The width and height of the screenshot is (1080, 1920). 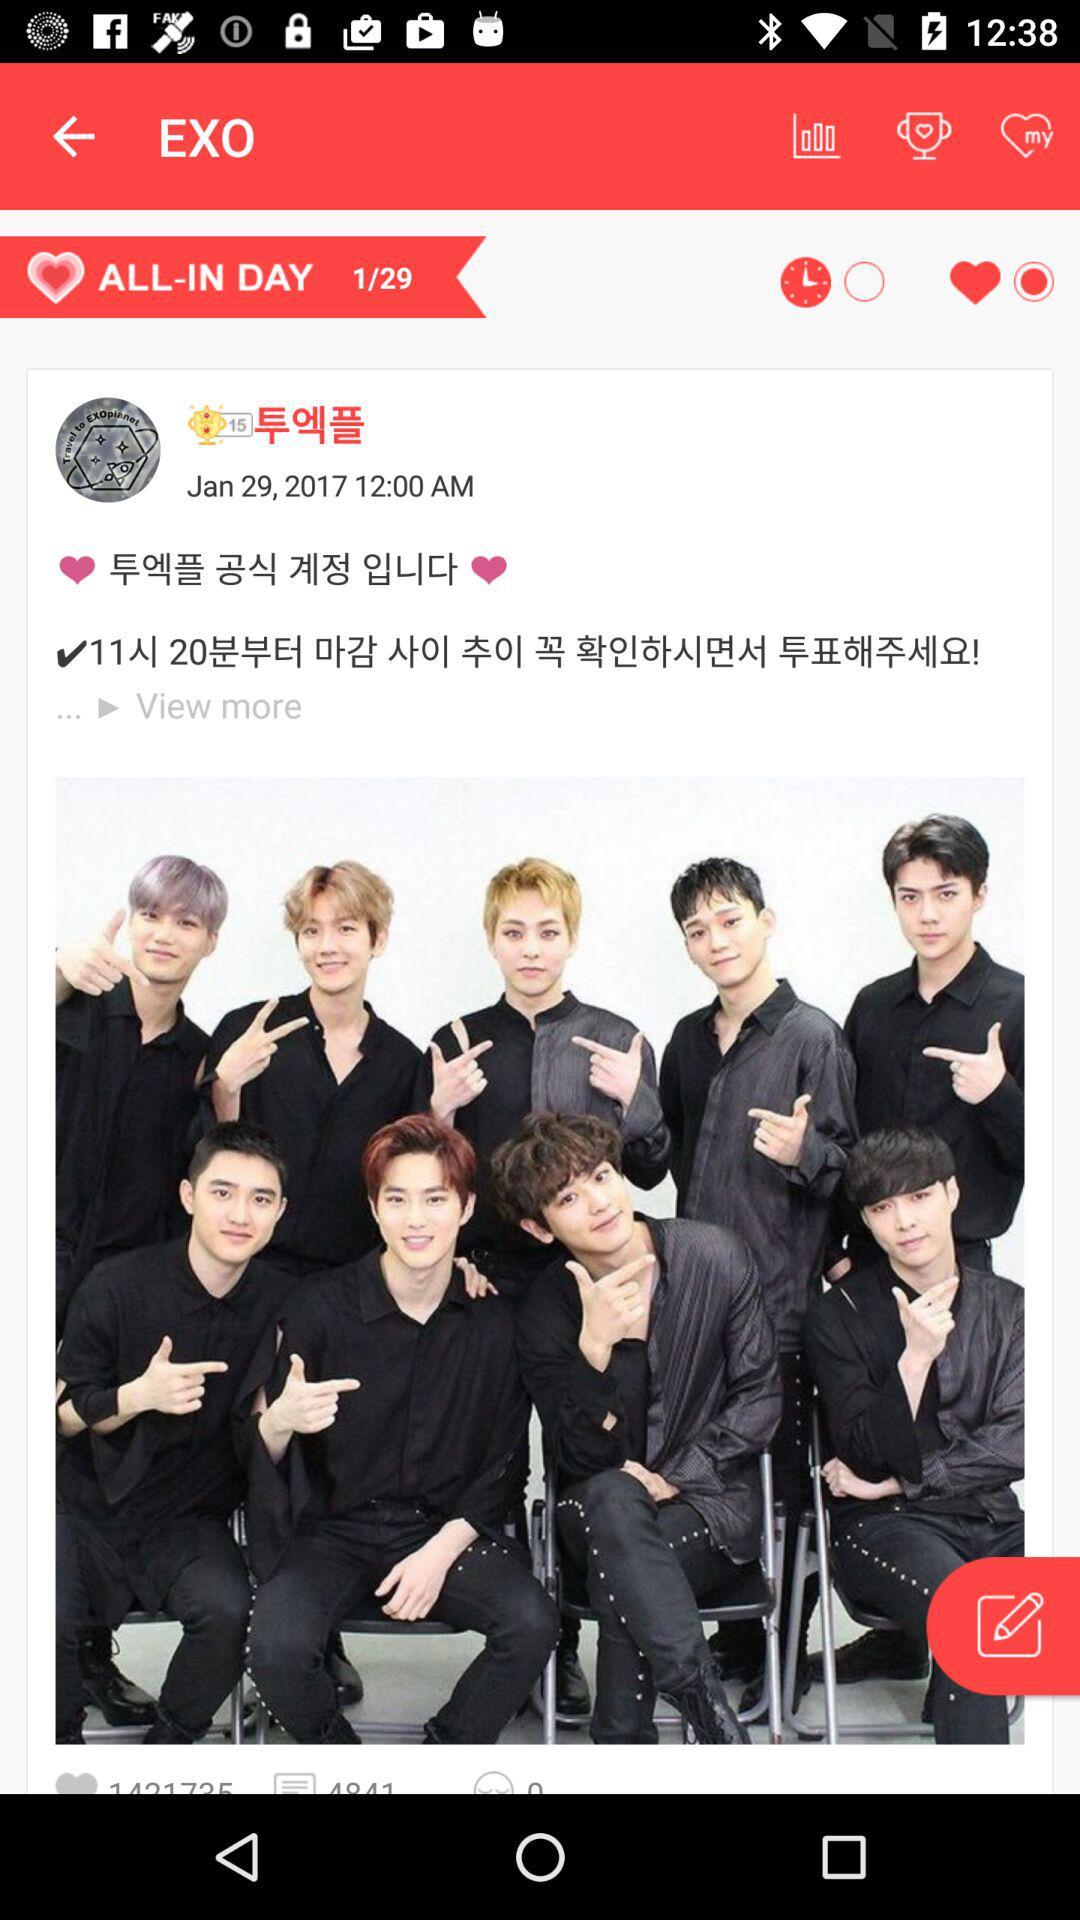 I want to click on the item next to the 0 icon, so click(x=499, y=1782).